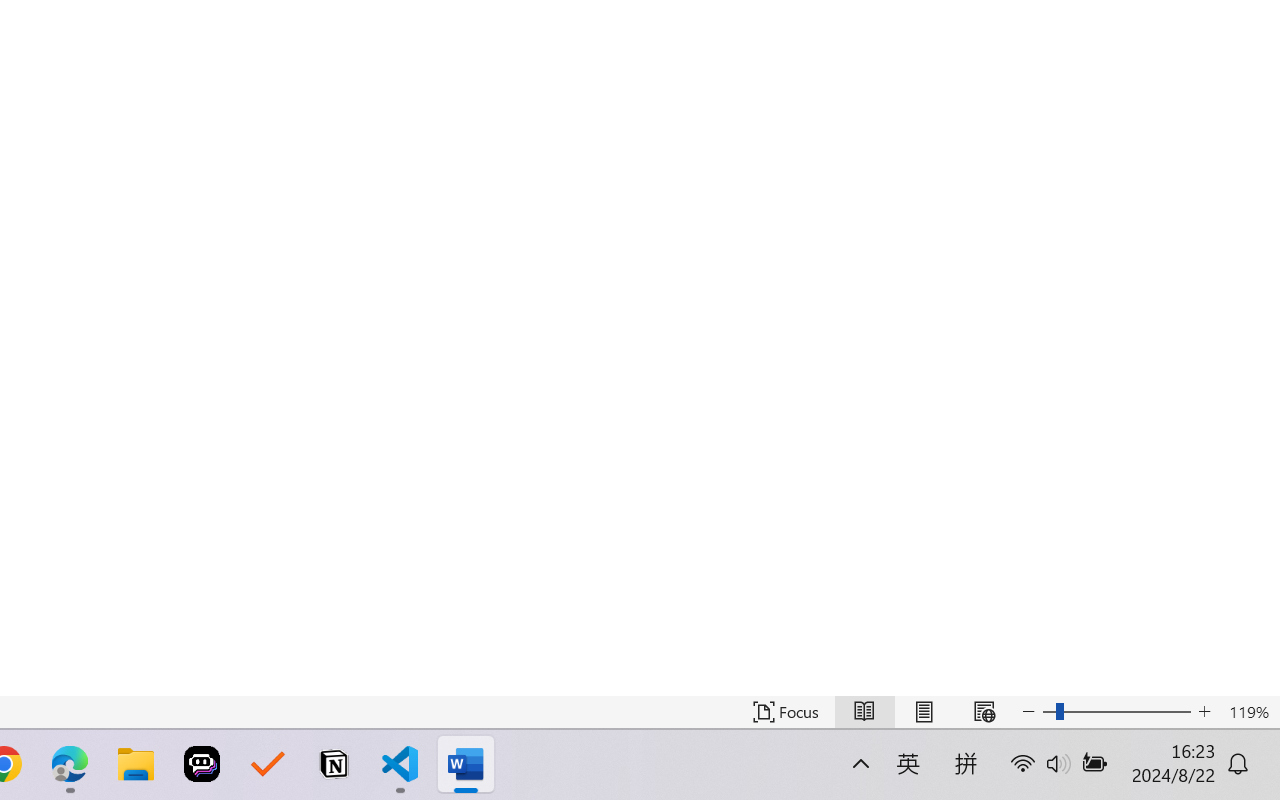 The height and width of the screenshot is (800, 1280). What do you see at coordinates (1204, 711) in the screenshot?
I see `'Increase Text Size'` at bounding box center [1204, 711].